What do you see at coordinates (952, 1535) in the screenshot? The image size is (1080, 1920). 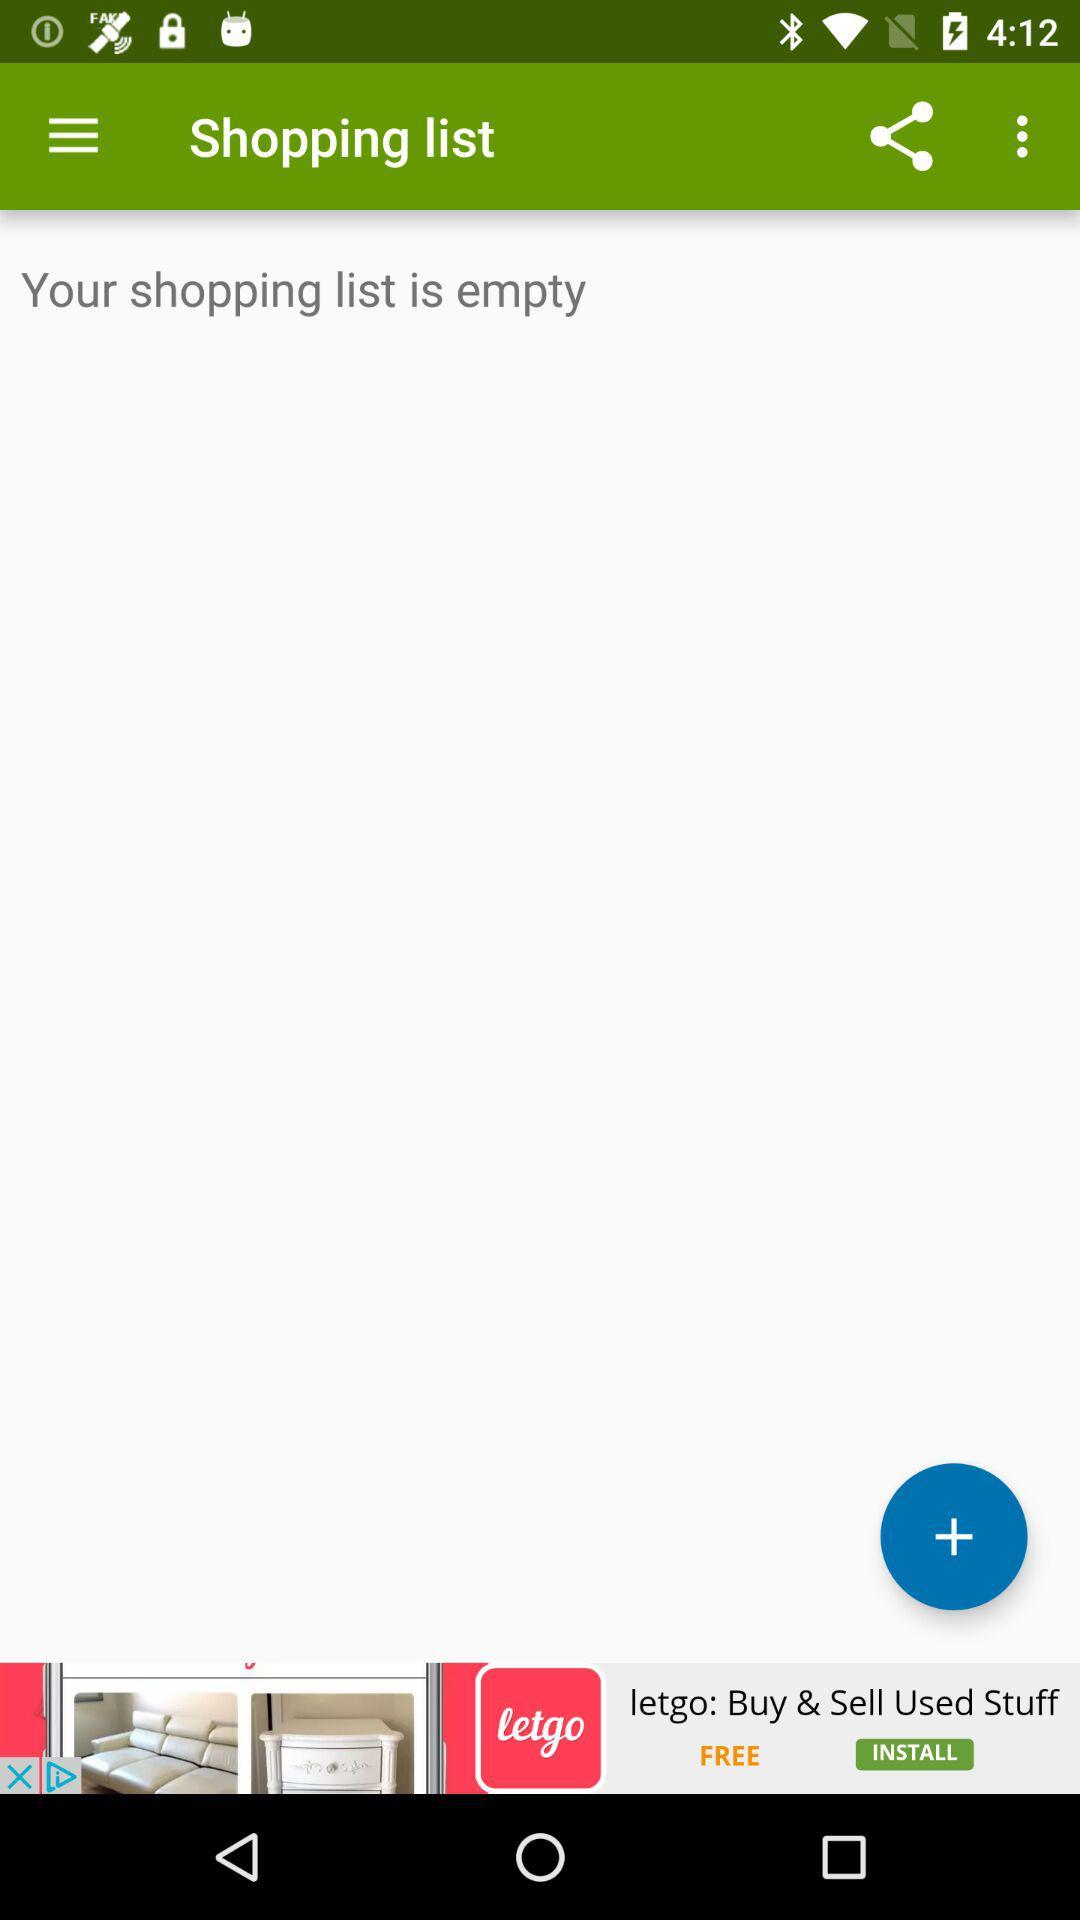 I see `increase` at bounding box center [952, 1535].